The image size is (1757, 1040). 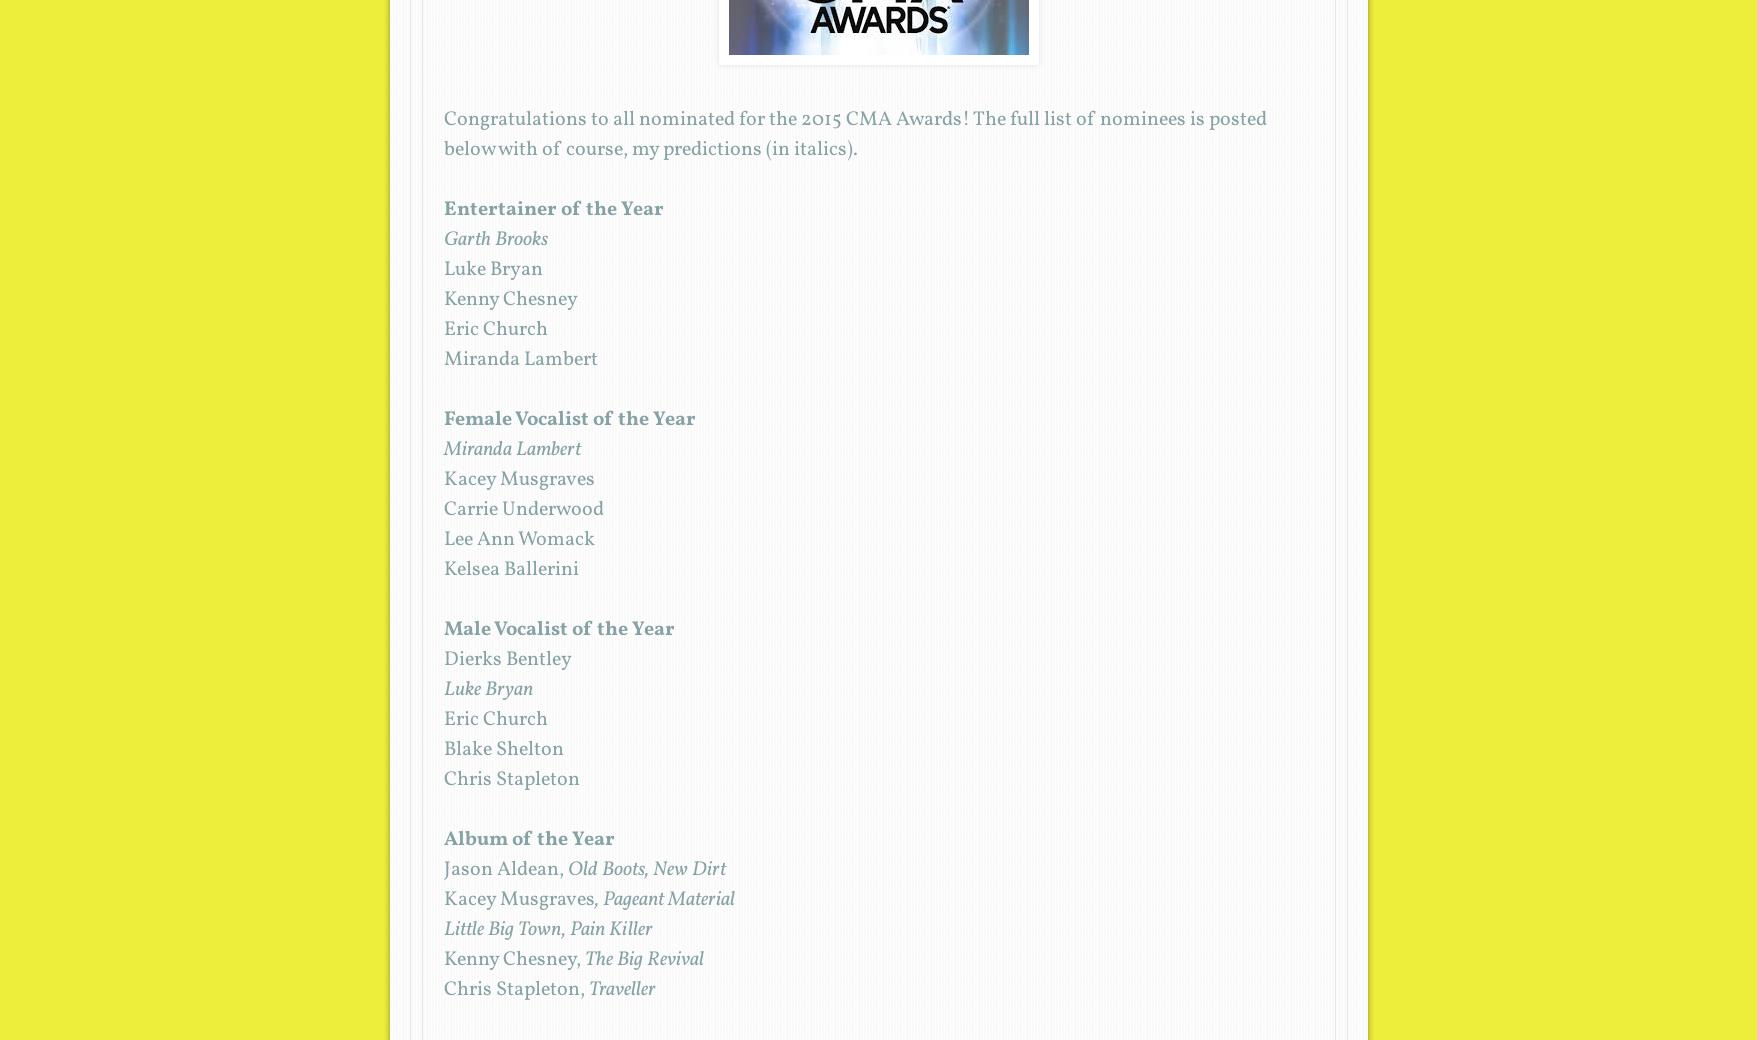 I want to click on 'Entertainer of the Year', so click(x=552, y=209).